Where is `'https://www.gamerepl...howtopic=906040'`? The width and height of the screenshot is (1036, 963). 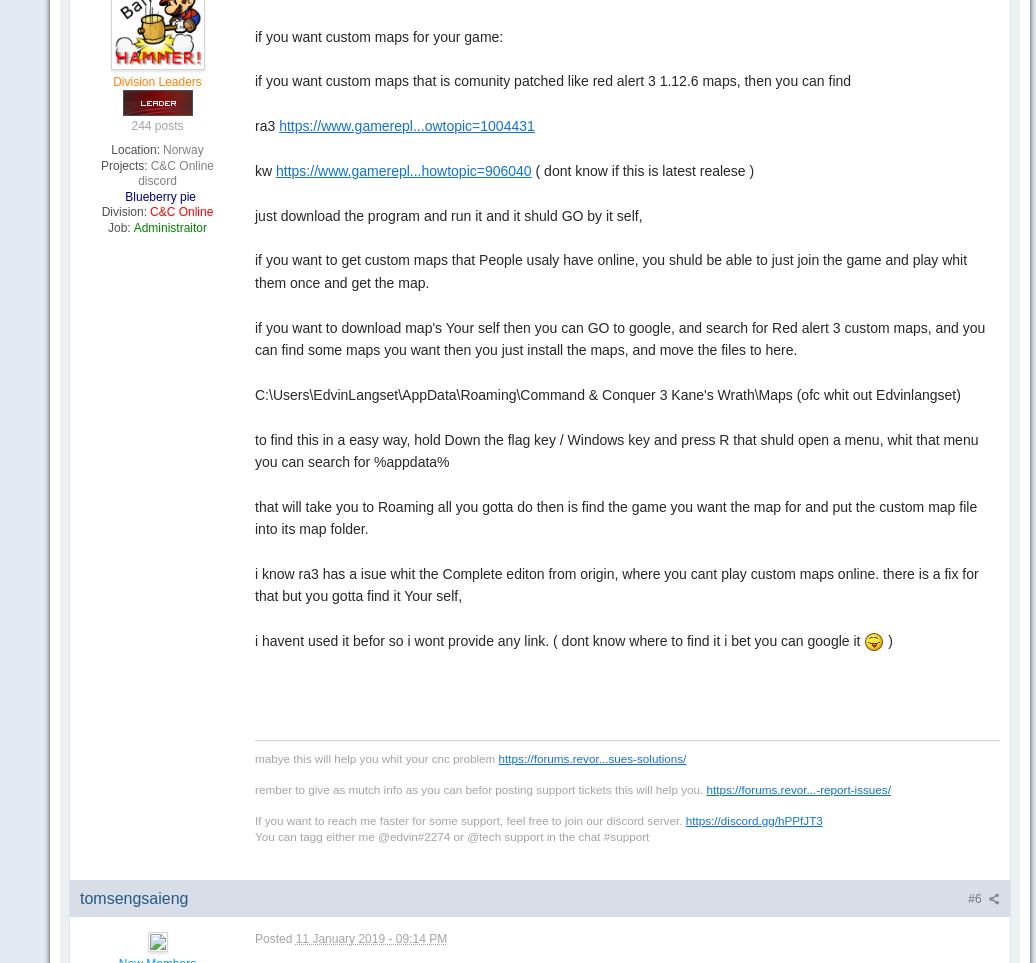 'https://www.gamerepl...howtopic=906040' is located at coordinates (275, 169).